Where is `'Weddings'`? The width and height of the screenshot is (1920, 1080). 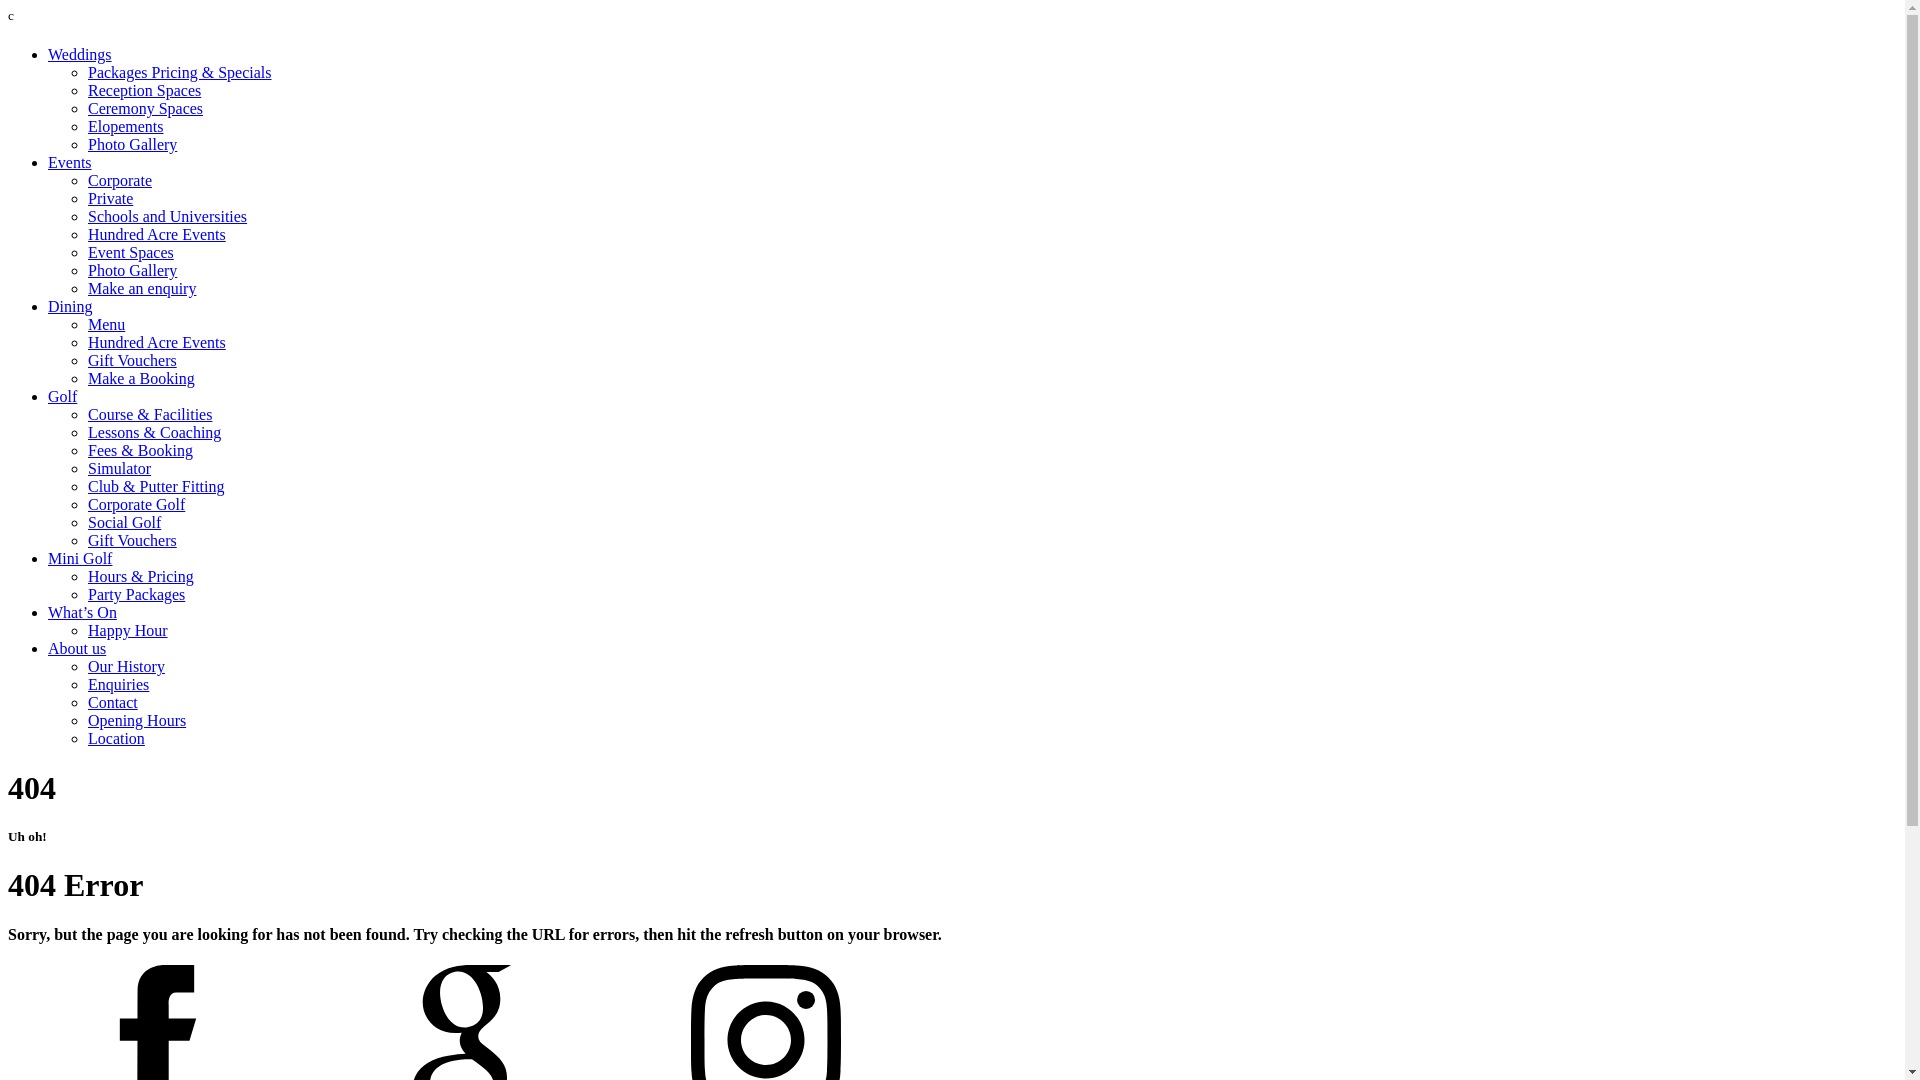 'Weddings' is located at coordinates (80, 53).